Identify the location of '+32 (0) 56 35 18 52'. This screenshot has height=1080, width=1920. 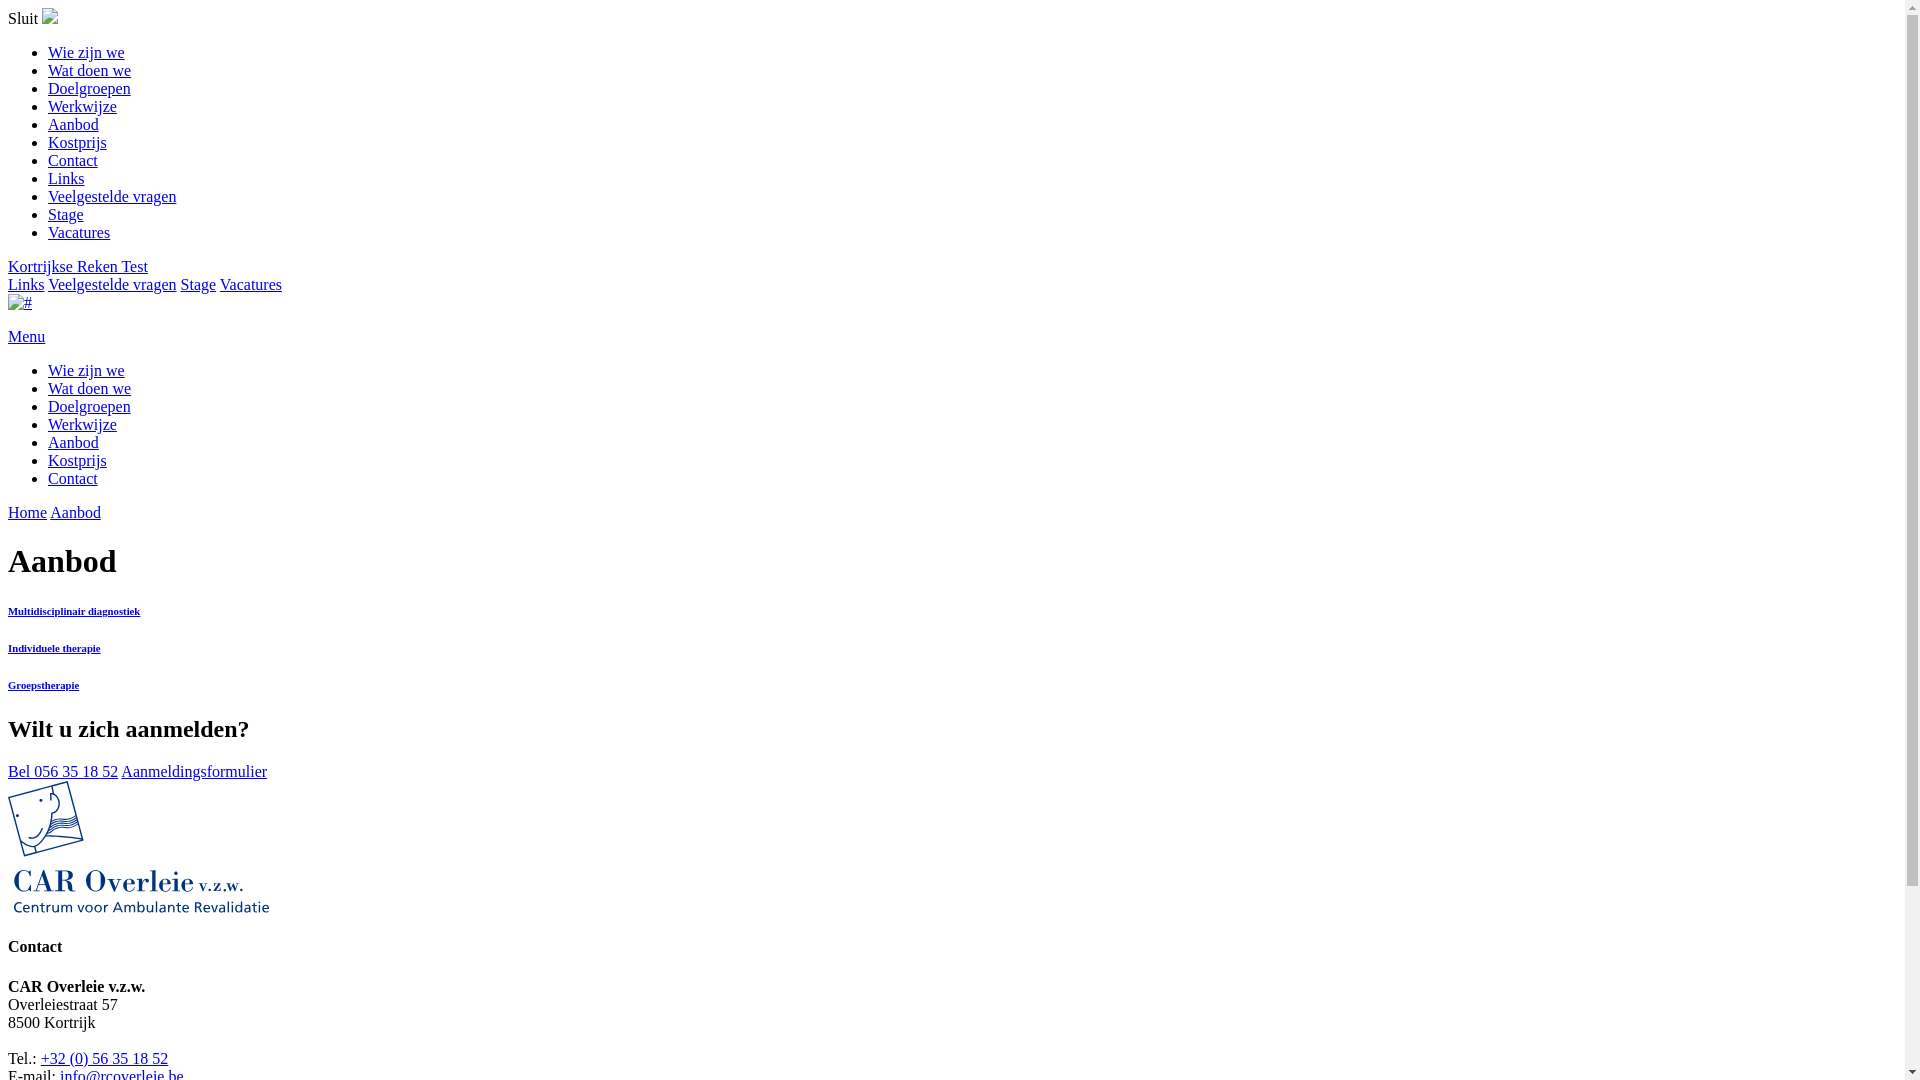
(104, 1057).